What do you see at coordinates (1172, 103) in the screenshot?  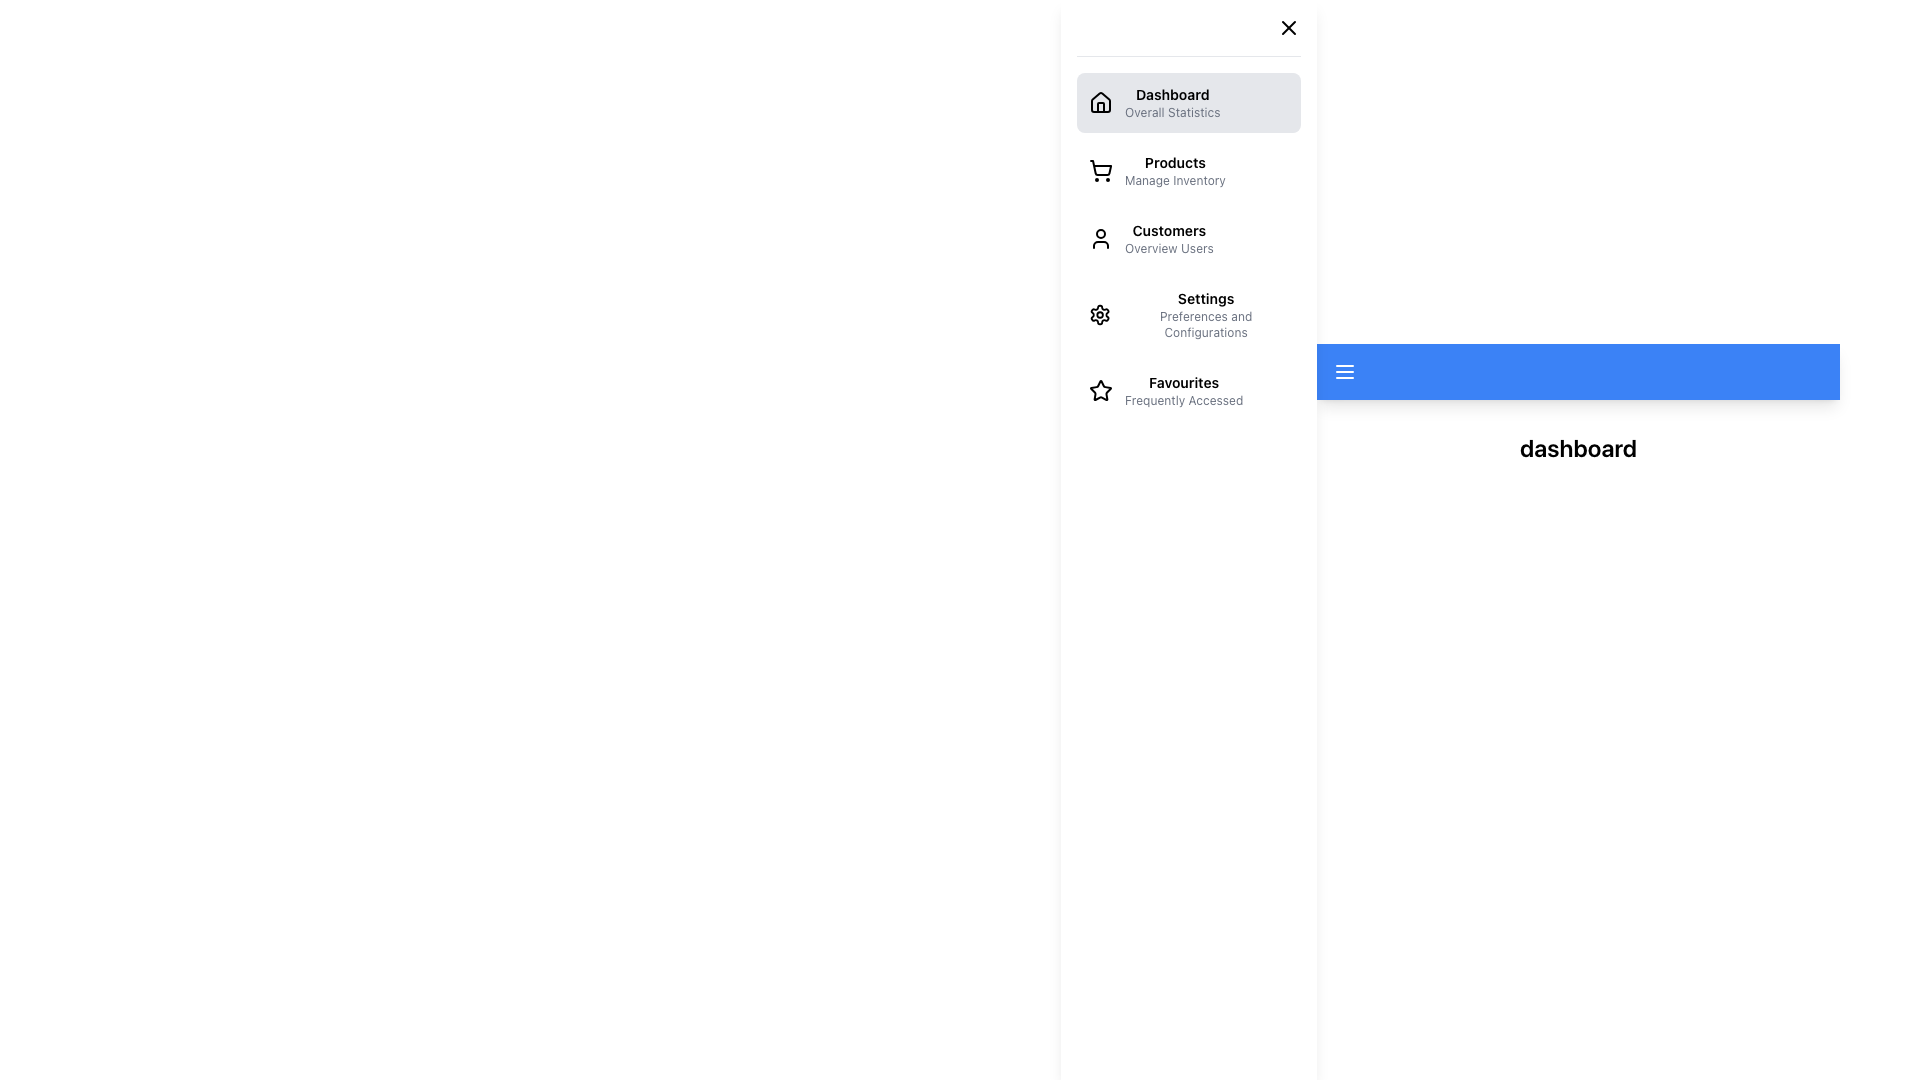 I see `the navigation link labeled 'Dashboard' that is positioned at the top of the vertical navigation menu, to the right of the home icon` at bounding box center [1172, 103].